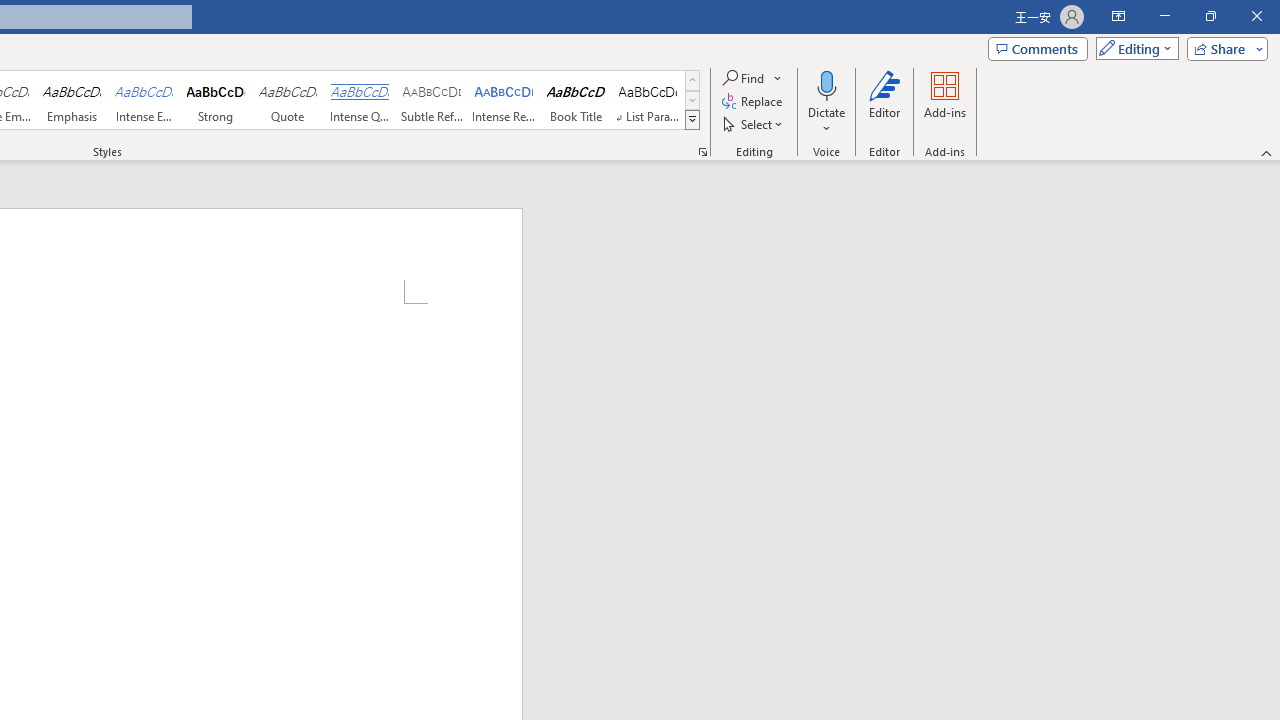 The height and width of the screenshot is (720, 1280). Describe the element at coordinates (575, 100) in the screenshot. I see `'Book Title'` at that location.